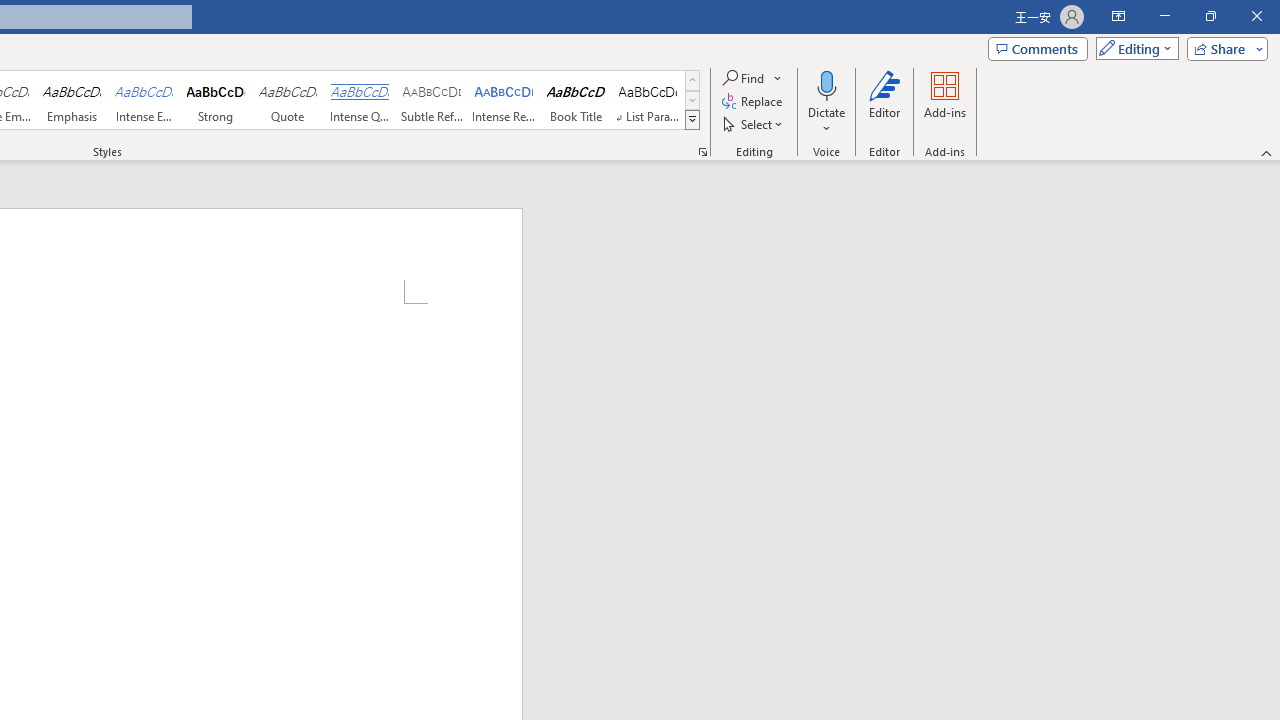 The height and width of the screenshot is (720, 1280). Describe the element at coordinates (575, 100) in the screenshot. I see `'Book Title'` at that location.